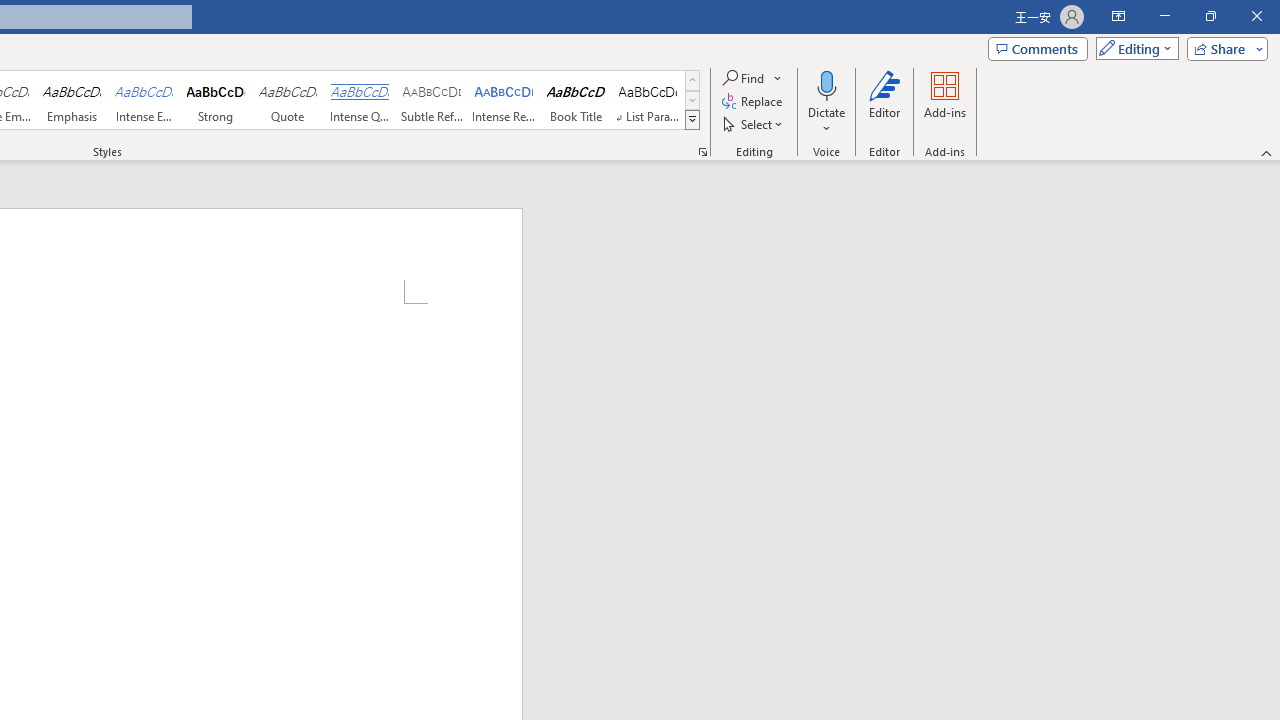 The height and width of the screenshot is (720, 1280). Describe the element at coordinates (575, 100) in the screenshot. I see `'Book Title'` at that location.